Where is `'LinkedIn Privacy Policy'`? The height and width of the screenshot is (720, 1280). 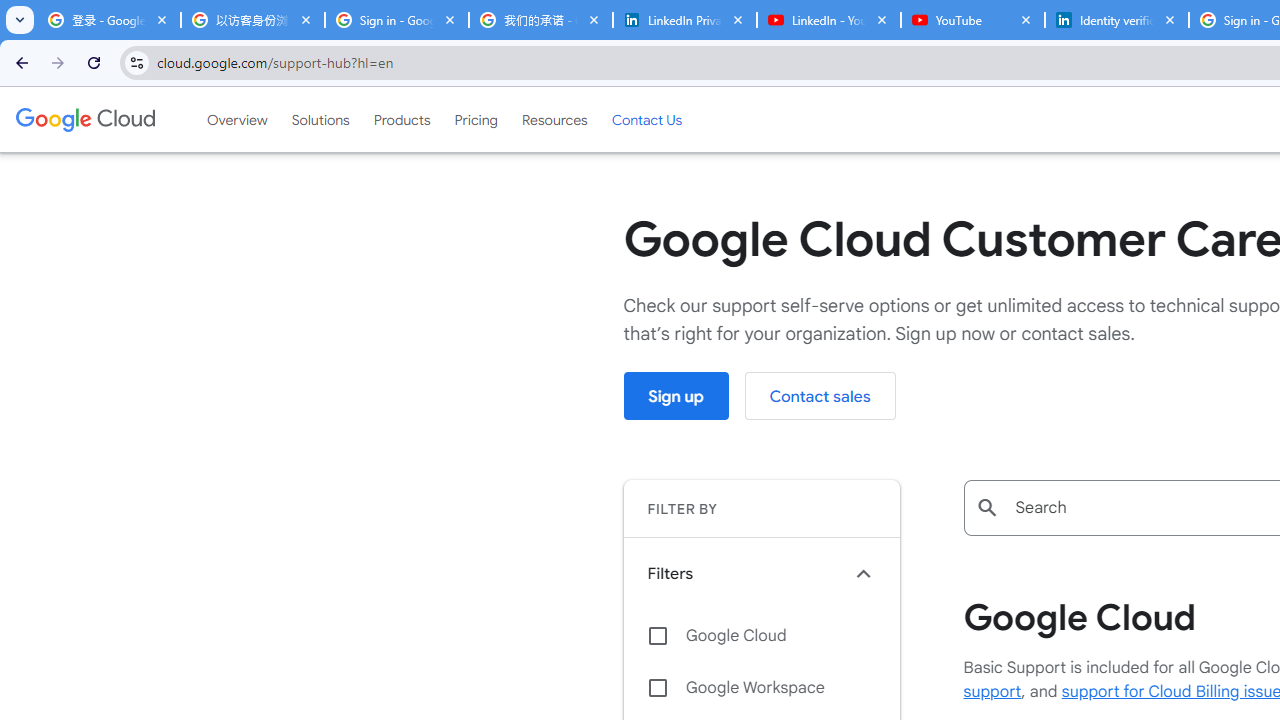 'LinkedIn Privacy Policy' is located at coordinates (684, 20).